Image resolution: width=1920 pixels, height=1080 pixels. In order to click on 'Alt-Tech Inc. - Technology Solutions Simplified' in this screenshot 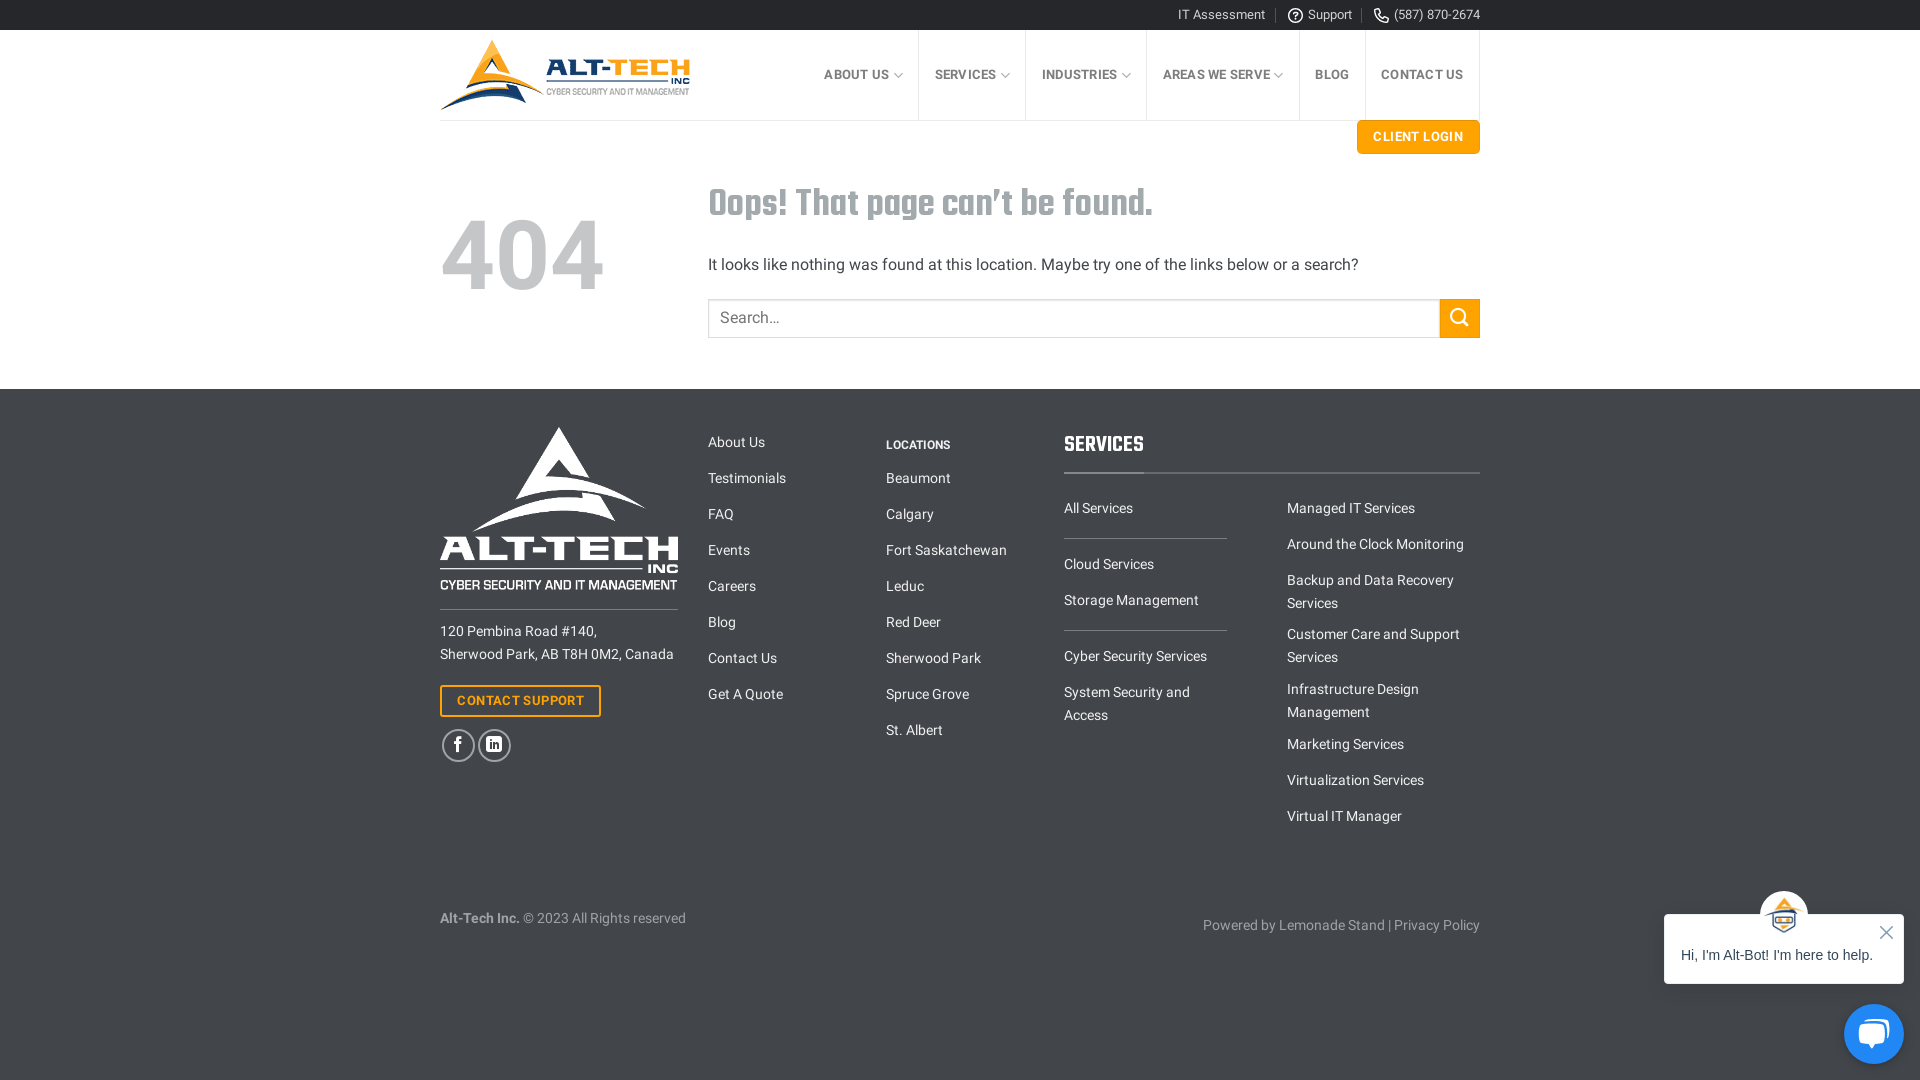, I will do `click(579, 73)`.